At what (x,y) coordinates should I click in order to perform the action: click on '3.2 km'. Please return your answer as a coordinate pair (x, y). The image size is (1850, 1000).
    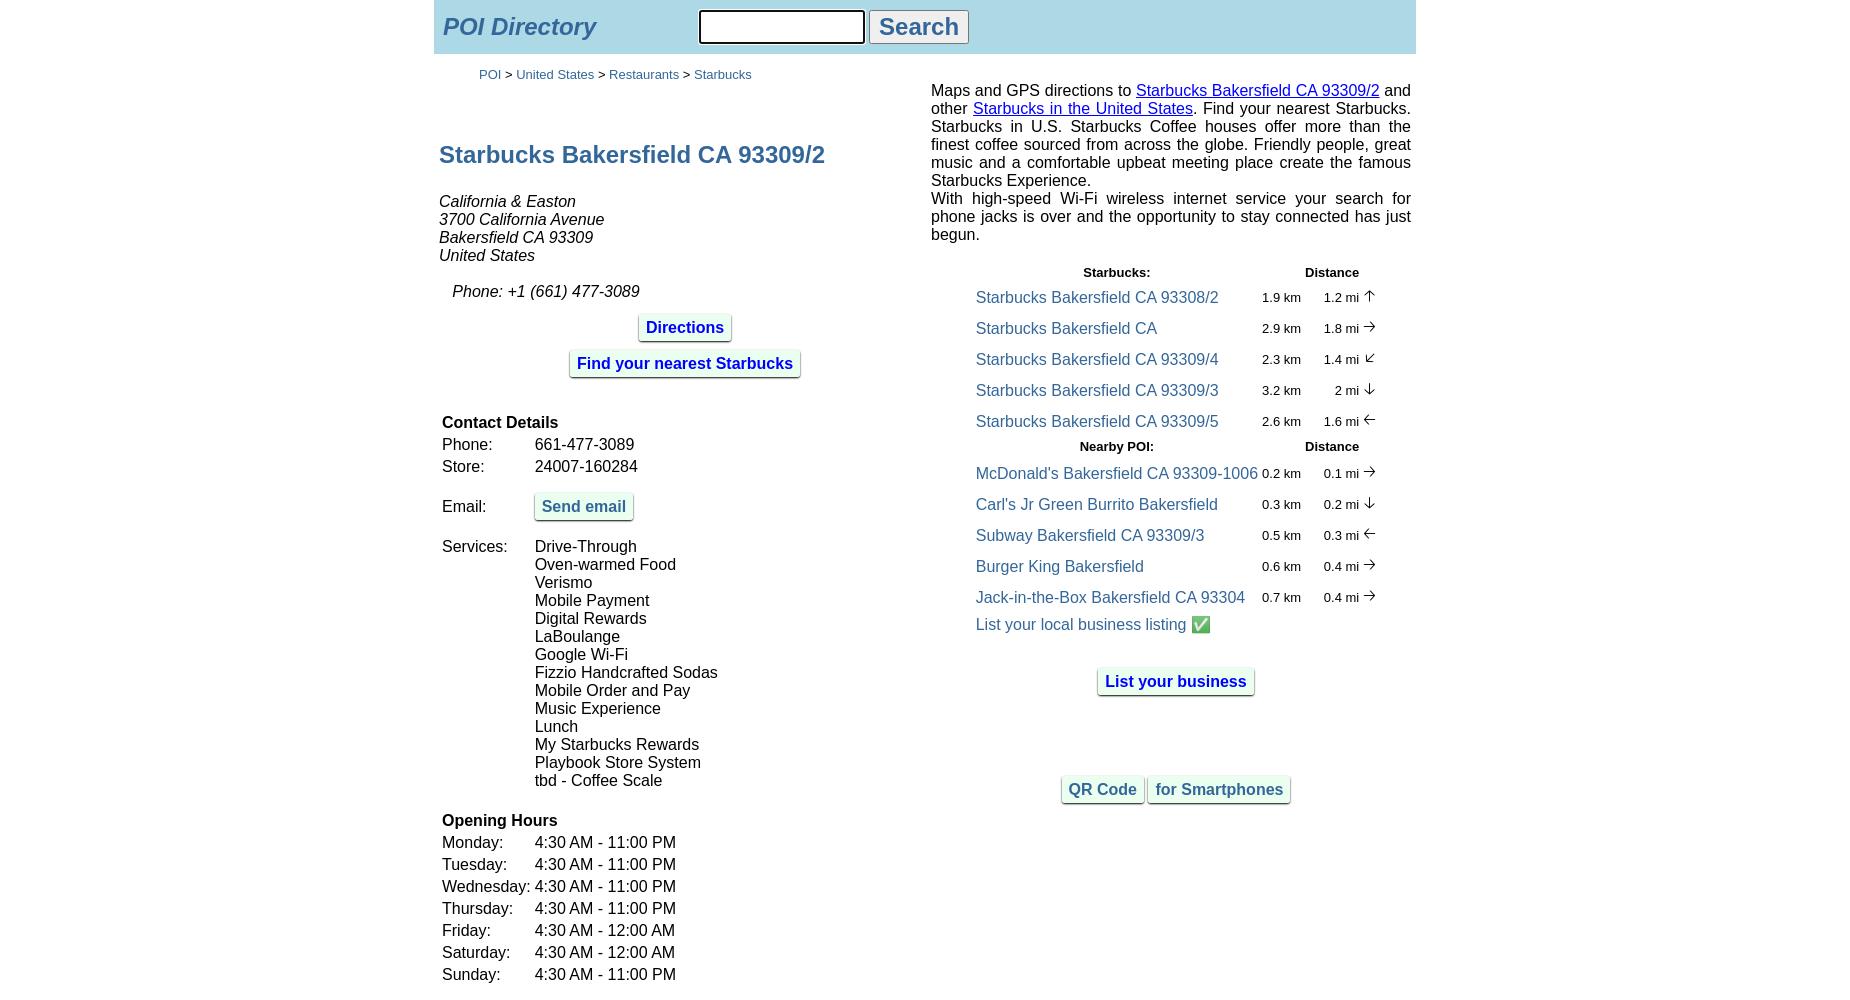
    Looking at the image, I should click on (1280, 390).